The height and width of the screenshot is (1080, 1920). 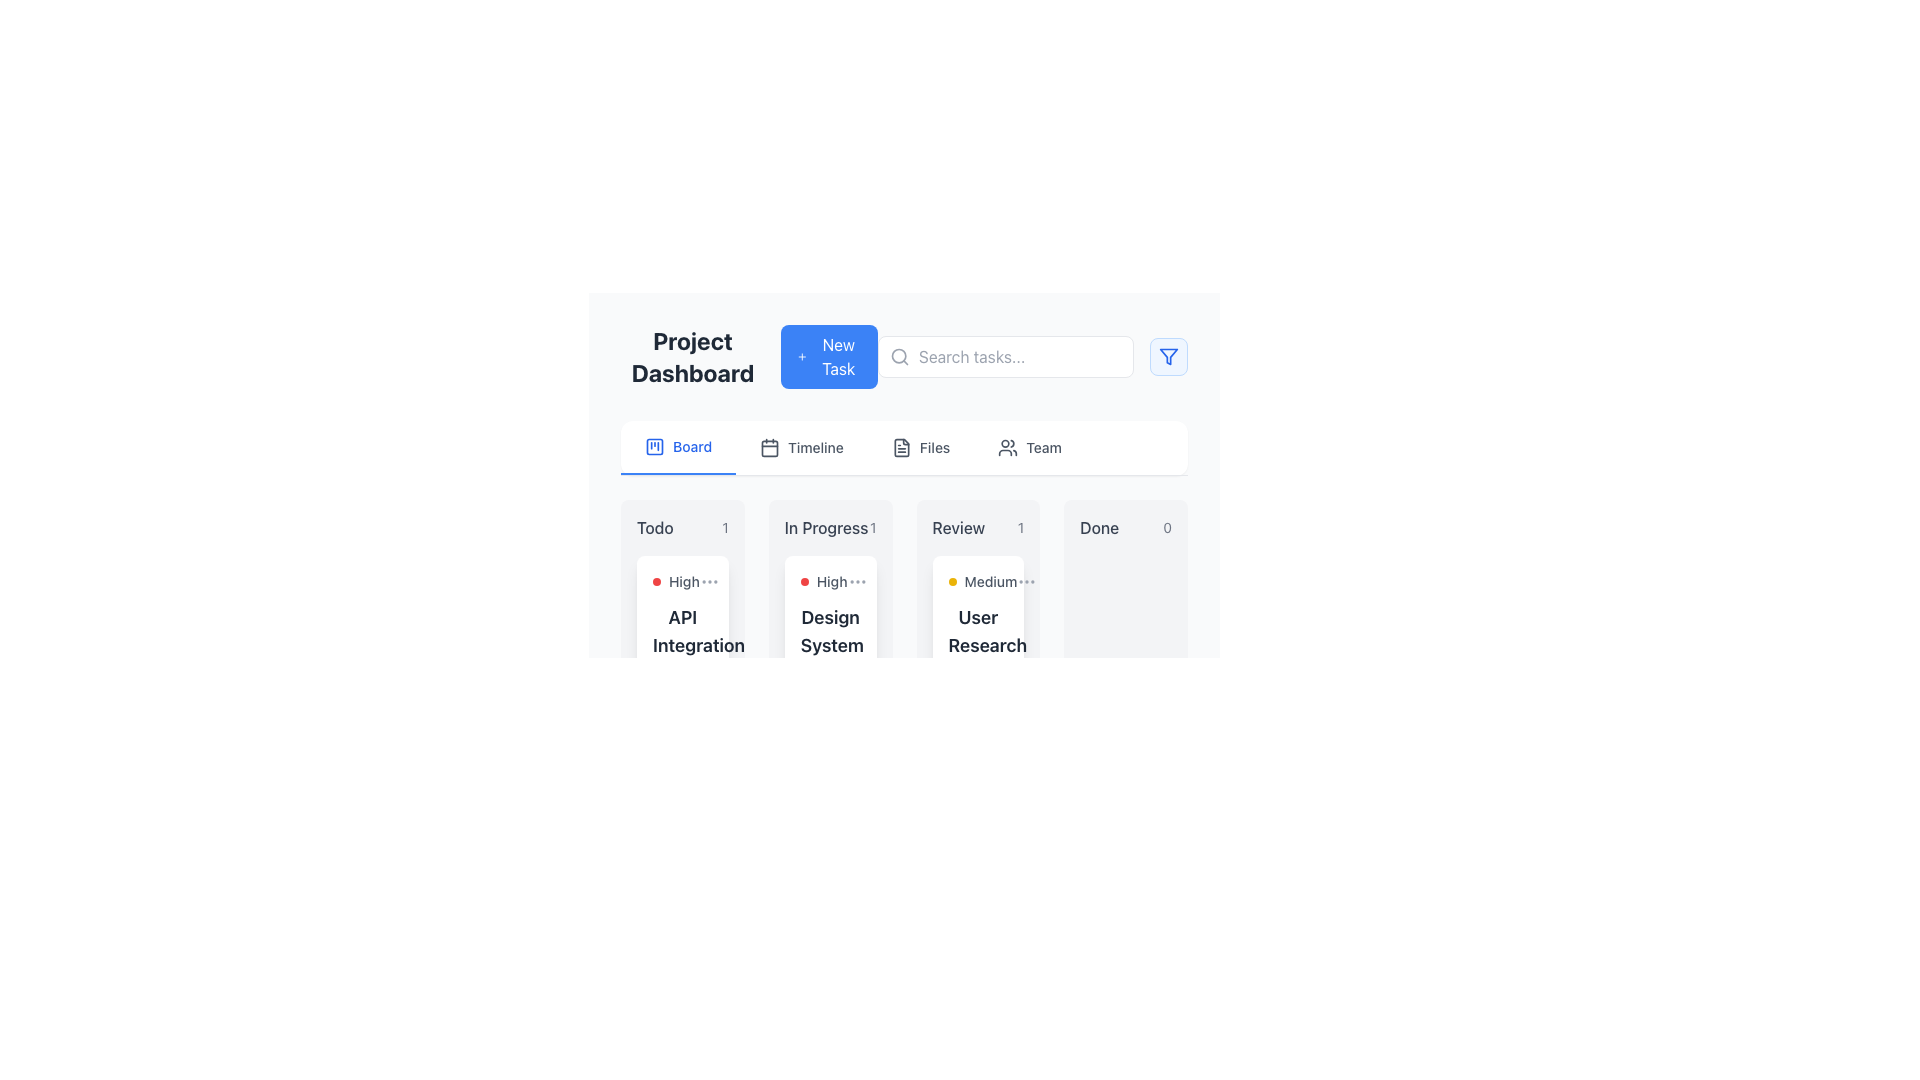 I want to click on the square button with a blue filter icon in its center, located at the far right of the horizontal grouping in the upper-center section of the interface, so click(x=1169, y=356).